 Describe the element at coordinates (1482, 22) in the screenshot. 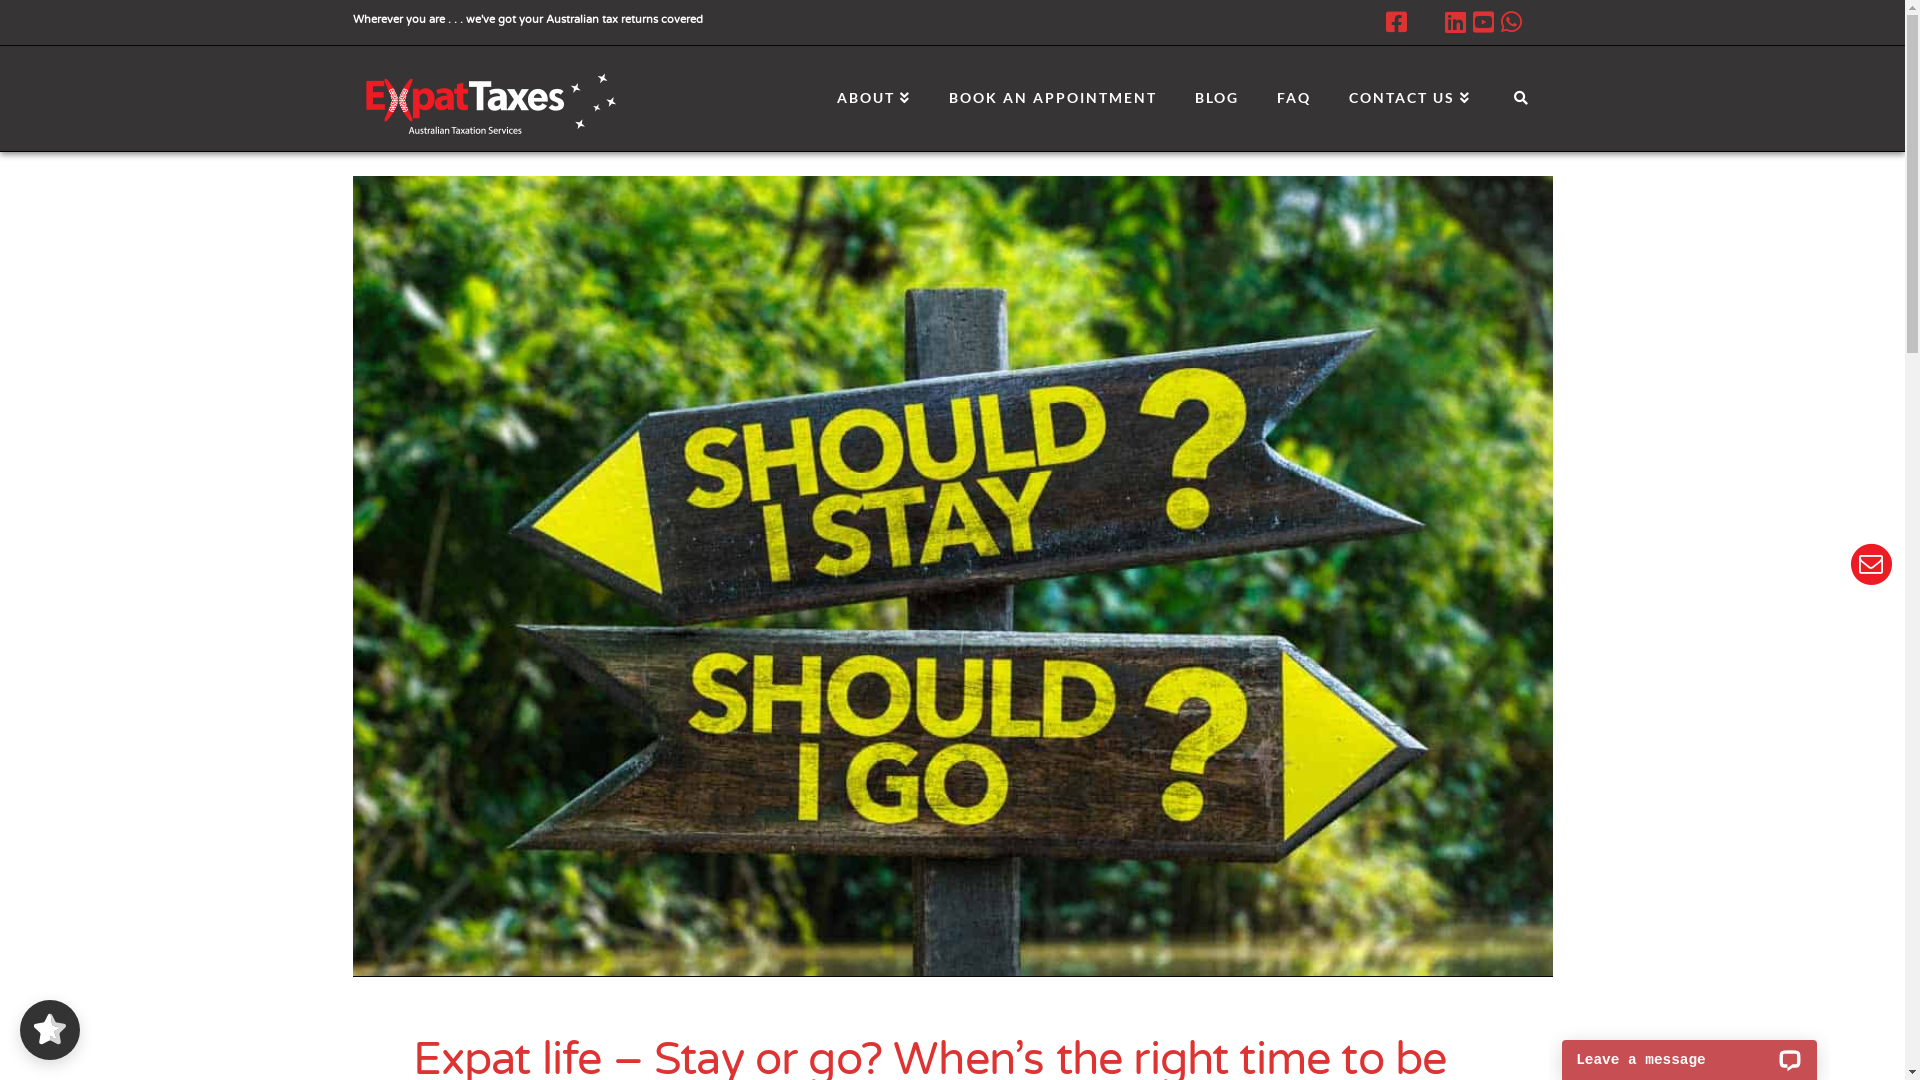

I see `'YouTube'` at that location.